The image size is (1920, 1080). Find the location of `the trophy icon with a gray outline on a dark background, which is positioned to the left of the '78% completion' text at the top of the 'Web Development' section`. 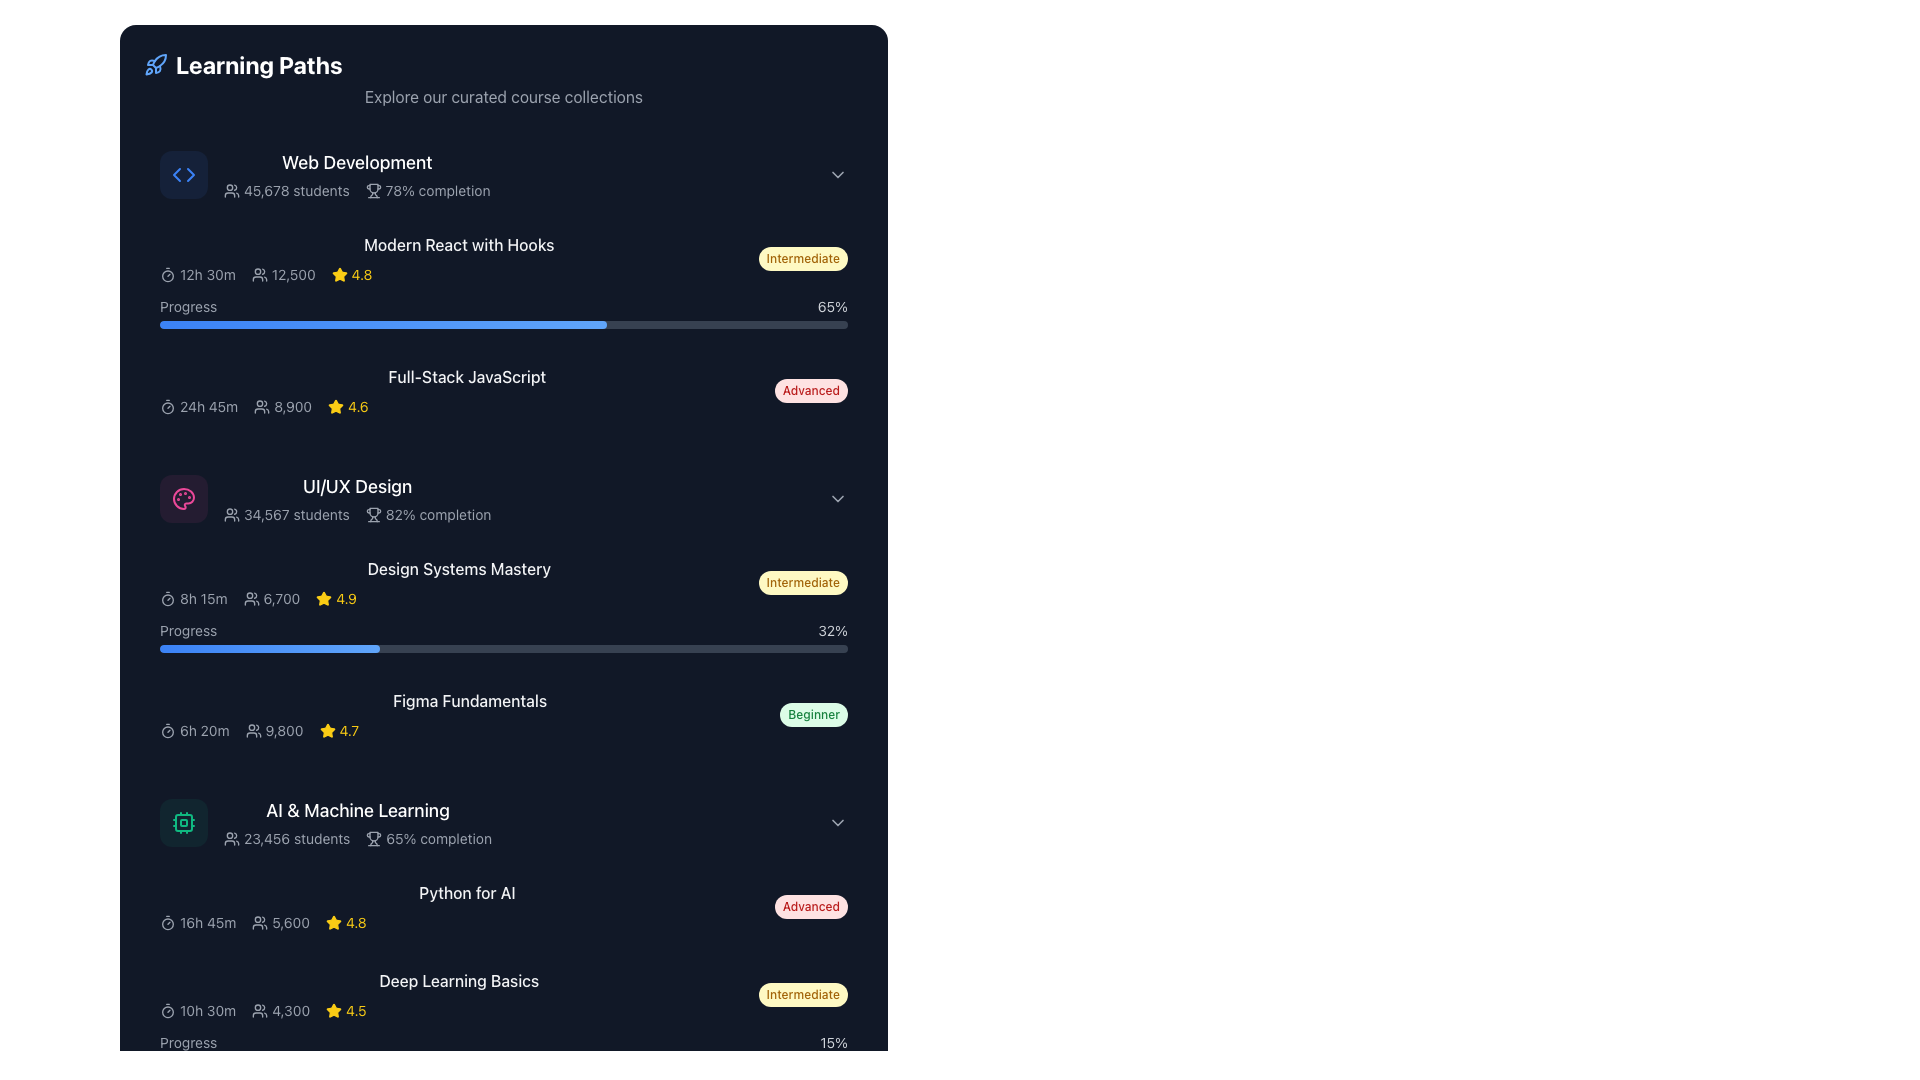

the trophy icon with a gray outline on a dark background, which is positioned to the left of the '78% completion' text at the top of the 'Web Development' section is located at coordinates (373, 191).